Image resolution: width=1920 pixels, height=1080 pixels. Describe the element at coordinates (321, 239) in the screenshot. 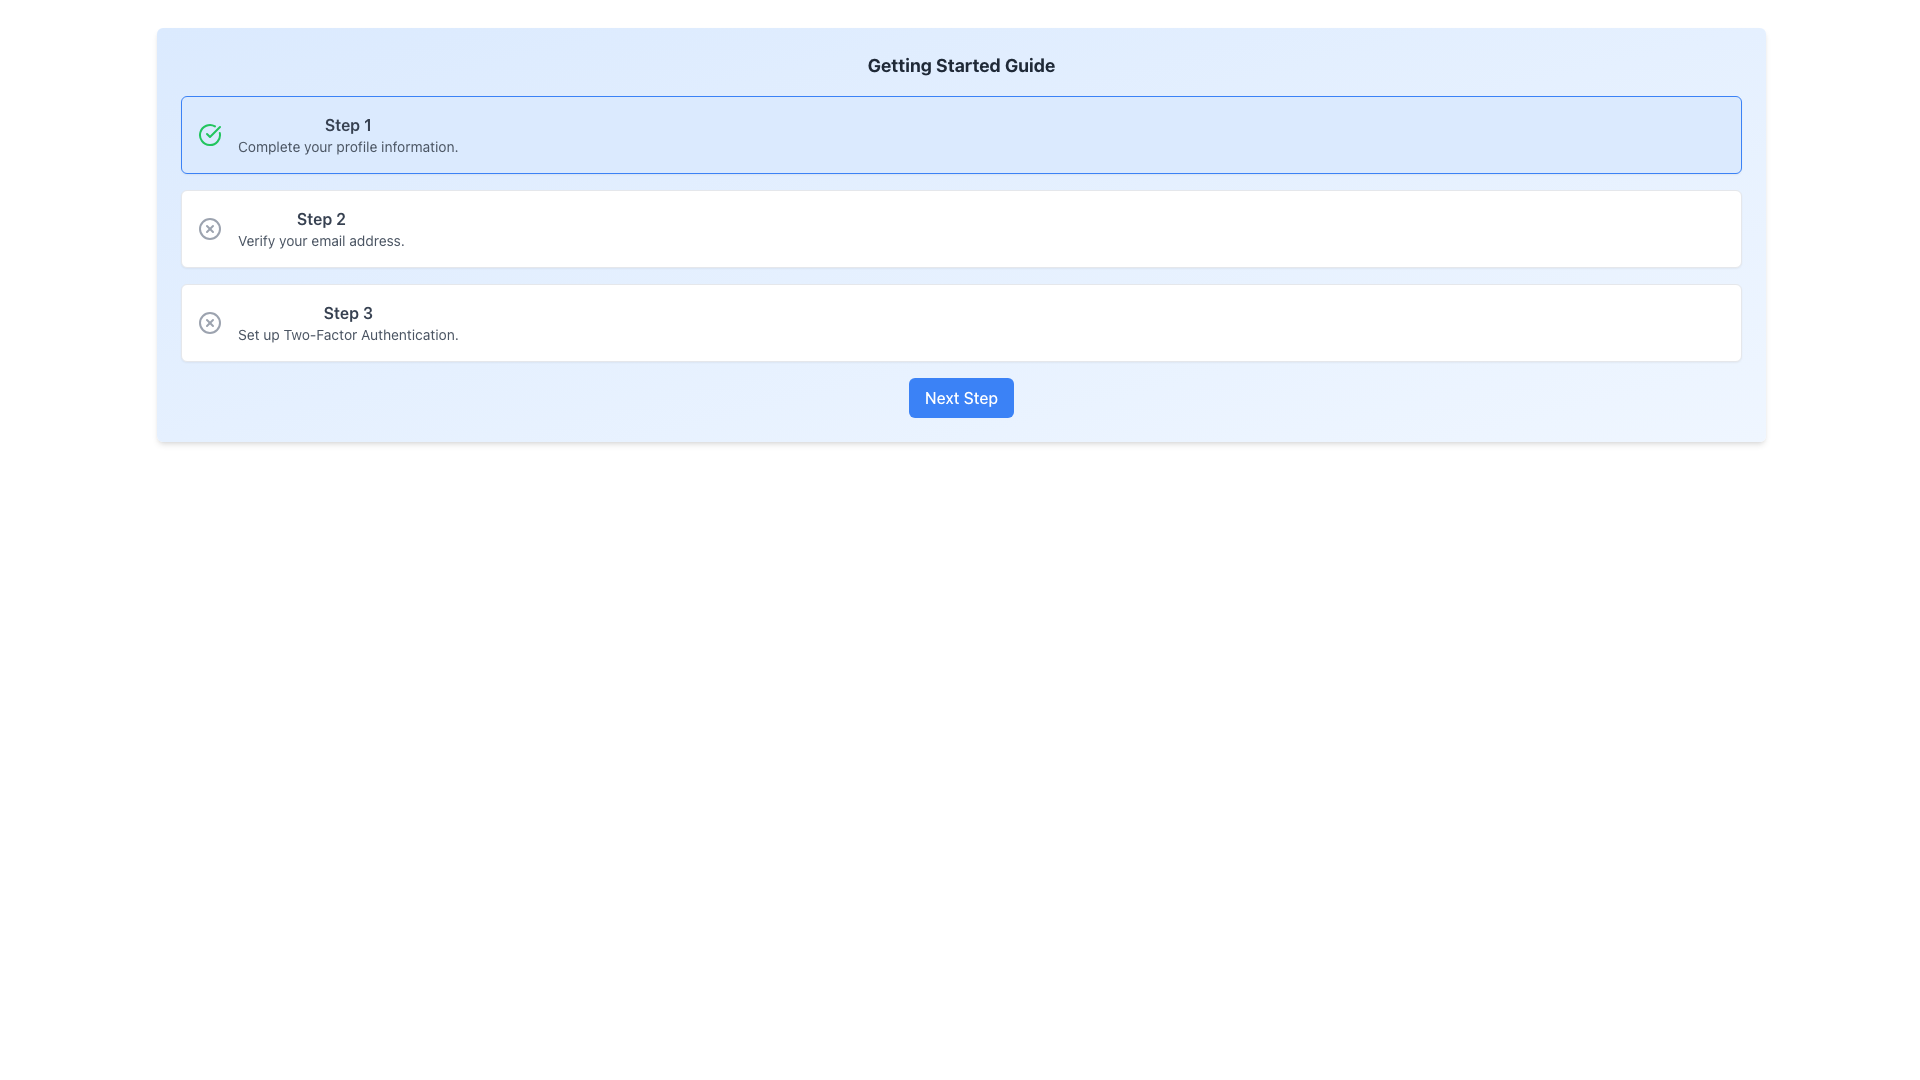

I see `the text label providing instructions related to Step 2, located directly below the 'Step 2' text and aligned with it in the interface` at that location.